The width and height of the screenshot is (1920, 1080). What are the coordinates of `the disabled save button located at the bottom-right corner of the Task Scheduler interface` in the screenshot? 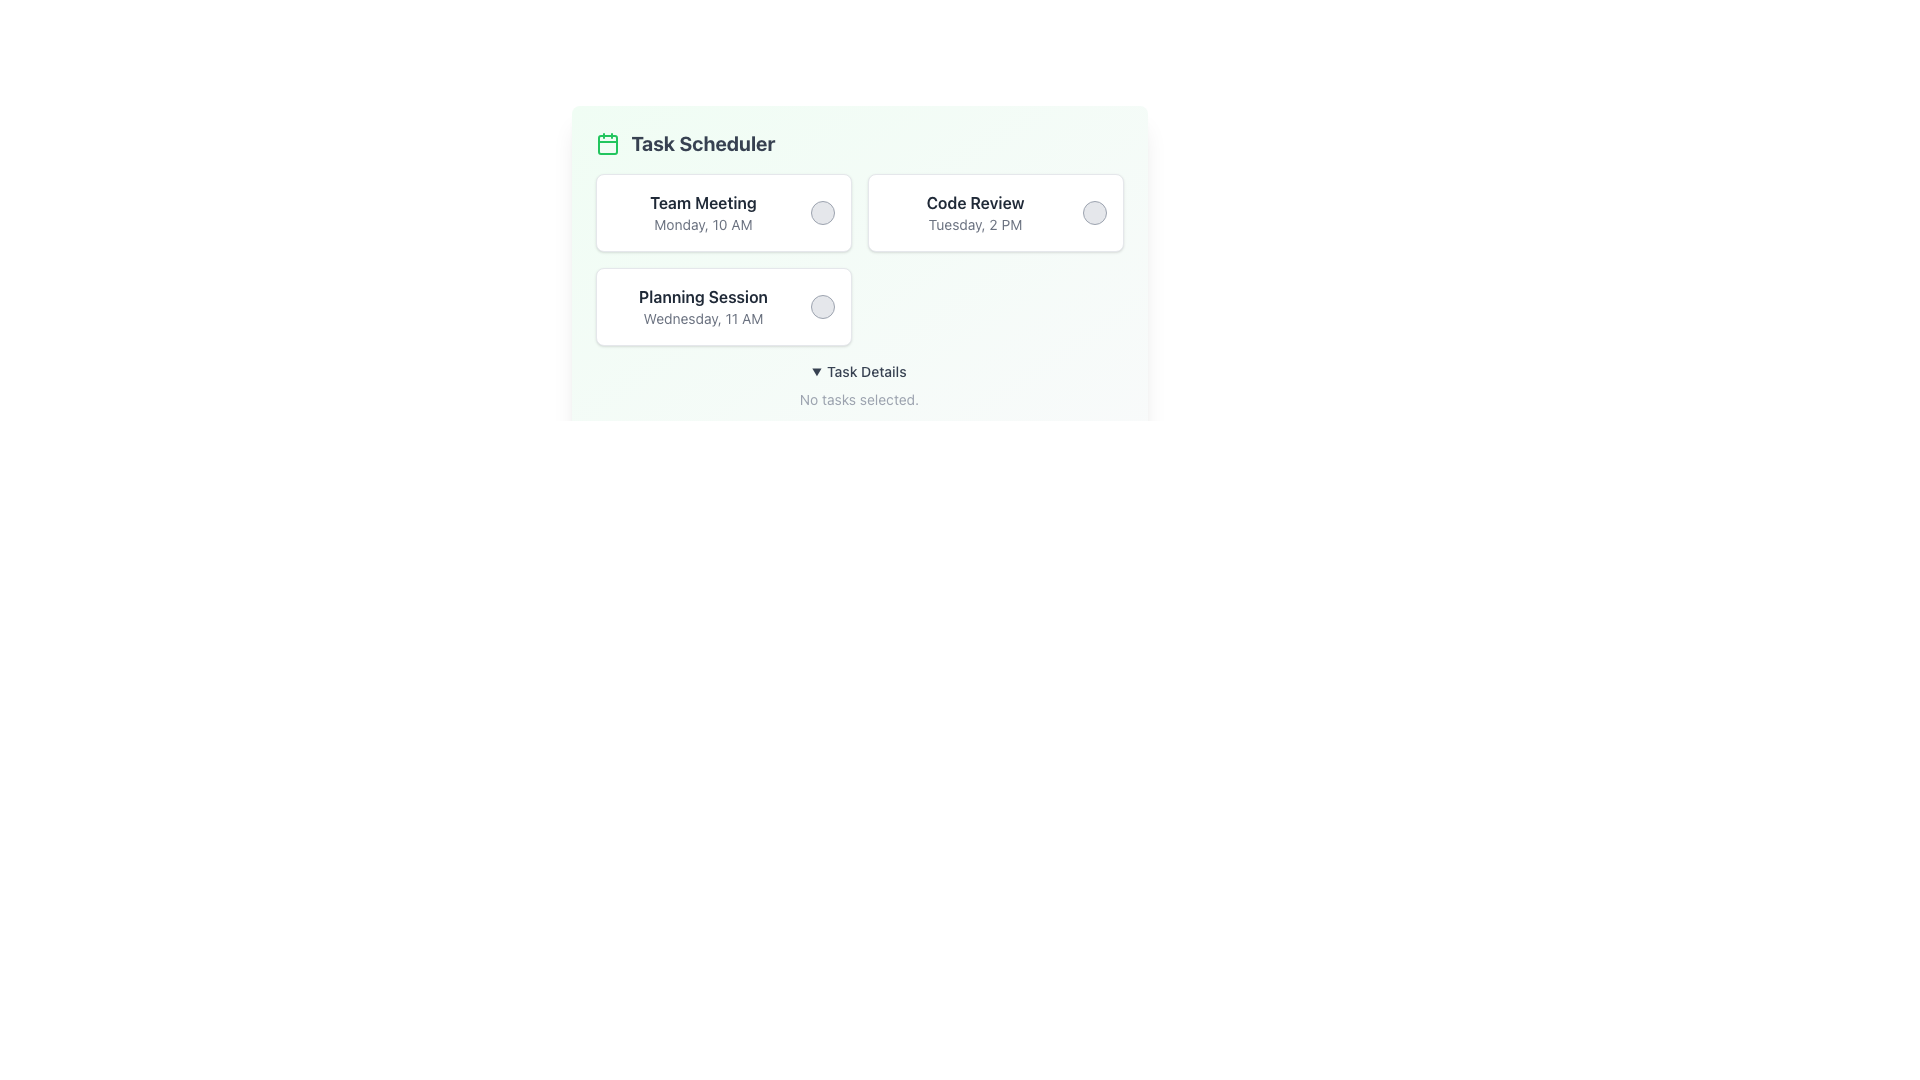 It's located at (1055, 445).